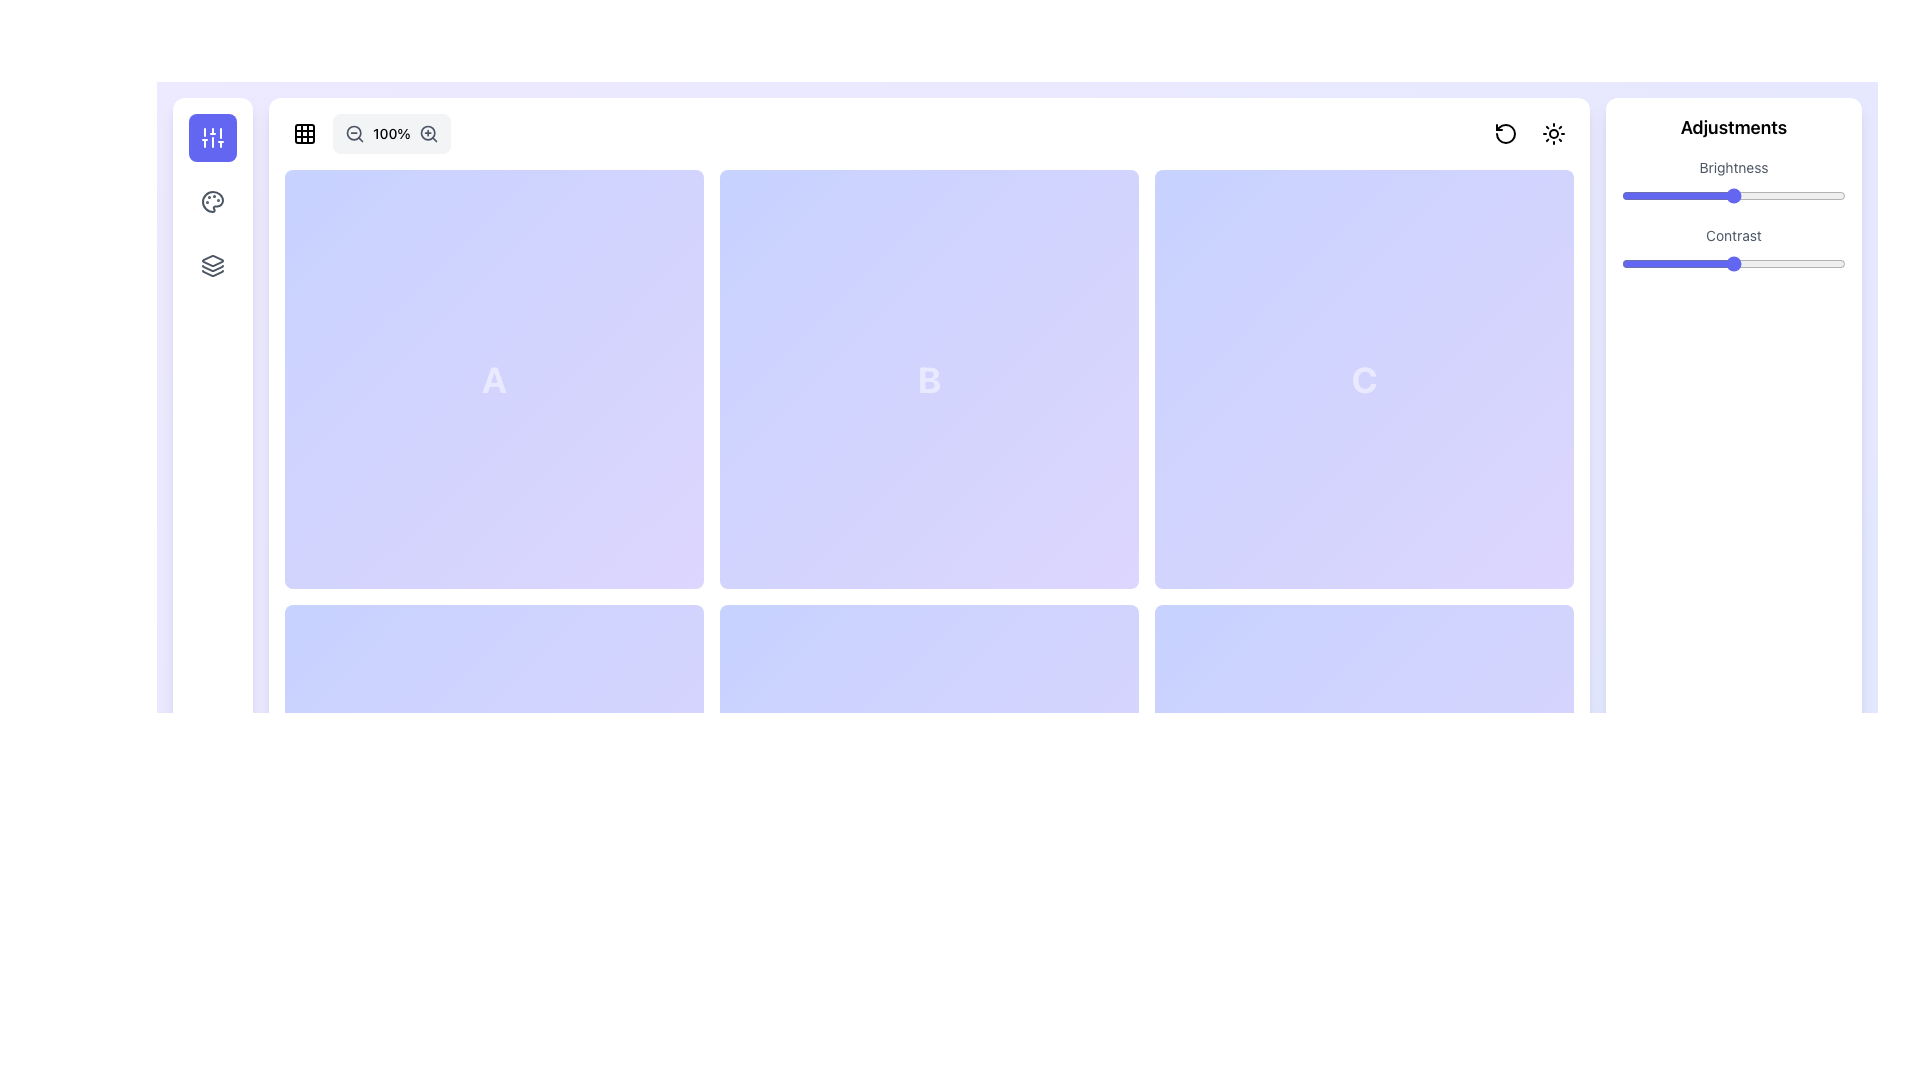 The height and width of the screenshot is (1080, 1920). I want to click on the Control Panel with Sliders, which contains the 'Brightness' and 'Contrast' labels along with their respective sliders, so click(1732, 218).